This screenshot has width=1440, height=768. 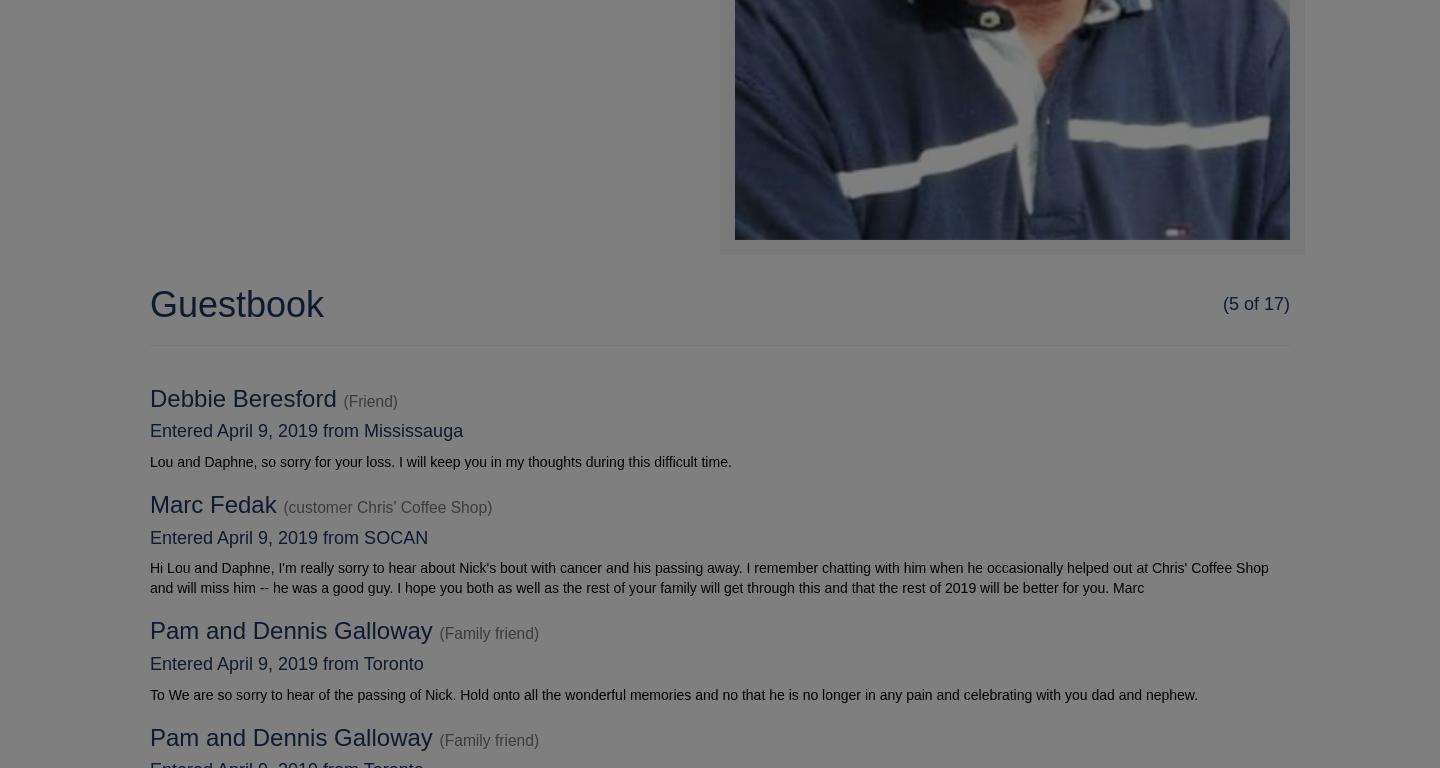 I want to click on 'To We are so sorry to hear of the passing of Nick. Hold onto all the wonderful memories and no that he is no longer in any pain and celebrating with you dad and nephew.', so click(x=149, y=693).